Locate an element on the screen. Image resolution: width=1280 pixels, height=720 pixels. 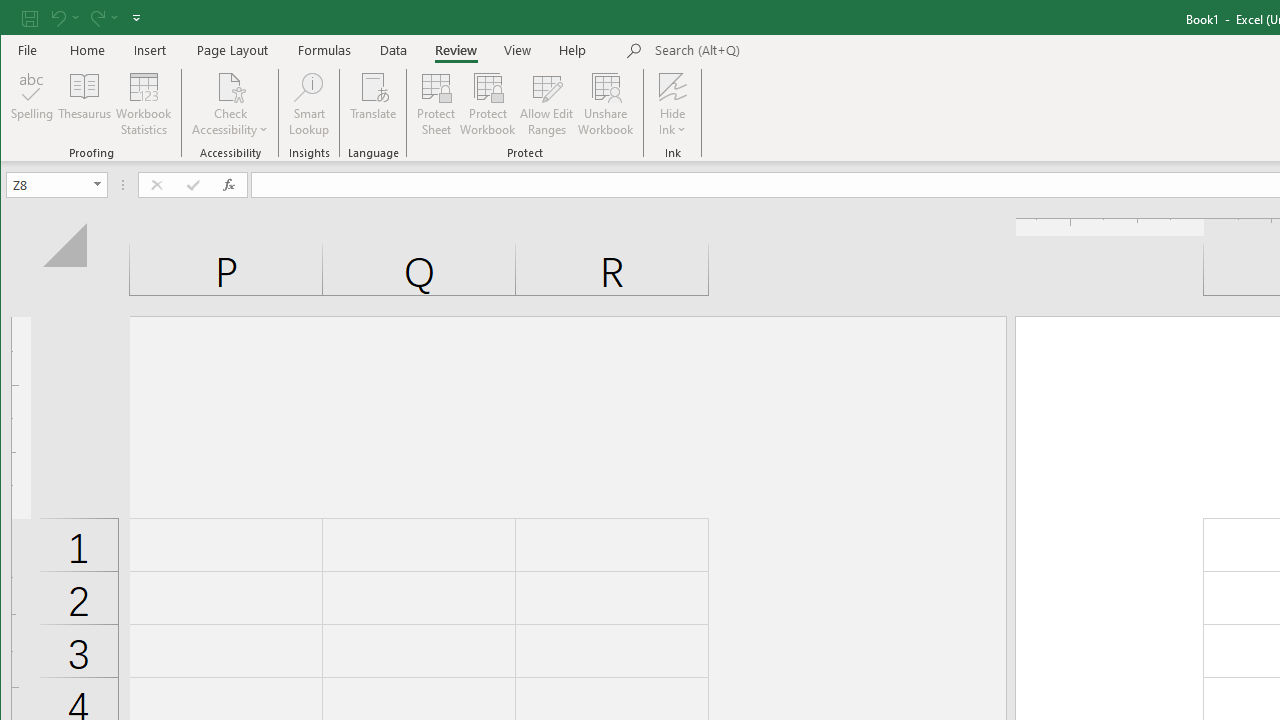
'Protect Workbook...' is located at coordinates (488, 104).